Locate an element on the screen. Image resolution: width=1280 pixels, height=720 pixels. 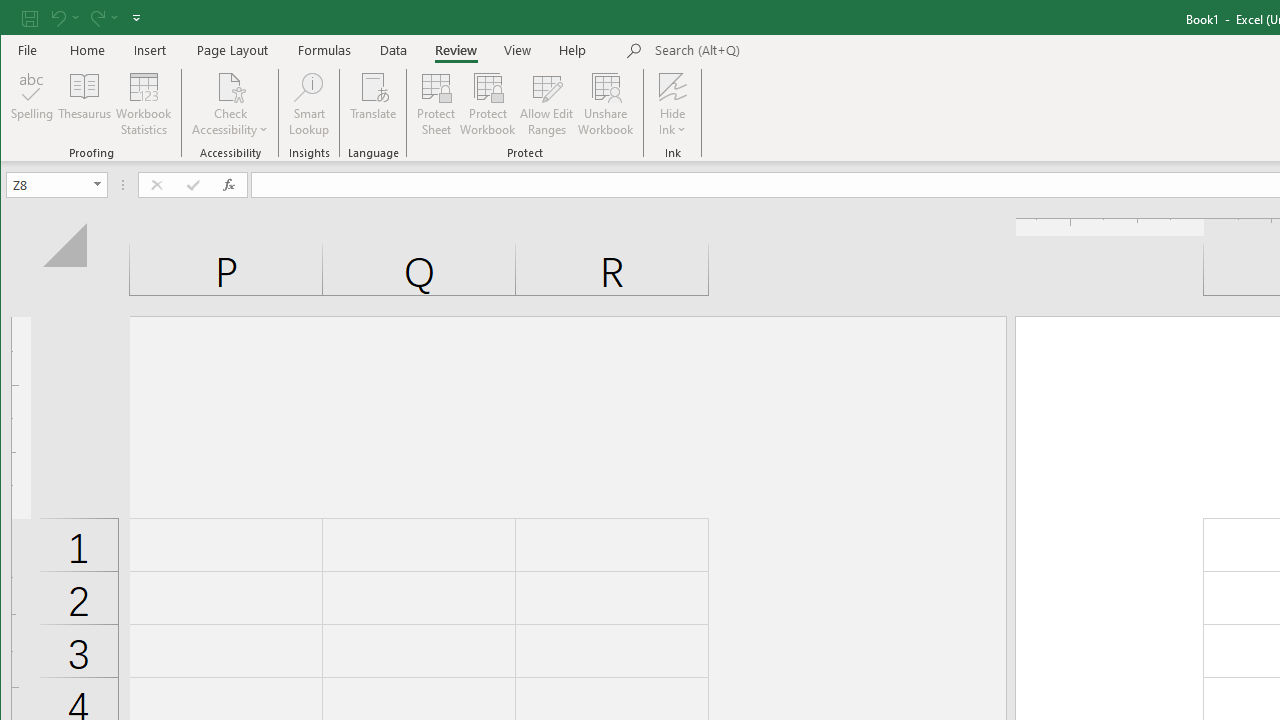
'Protect Workbook...' is located at coordinates (488, 104).